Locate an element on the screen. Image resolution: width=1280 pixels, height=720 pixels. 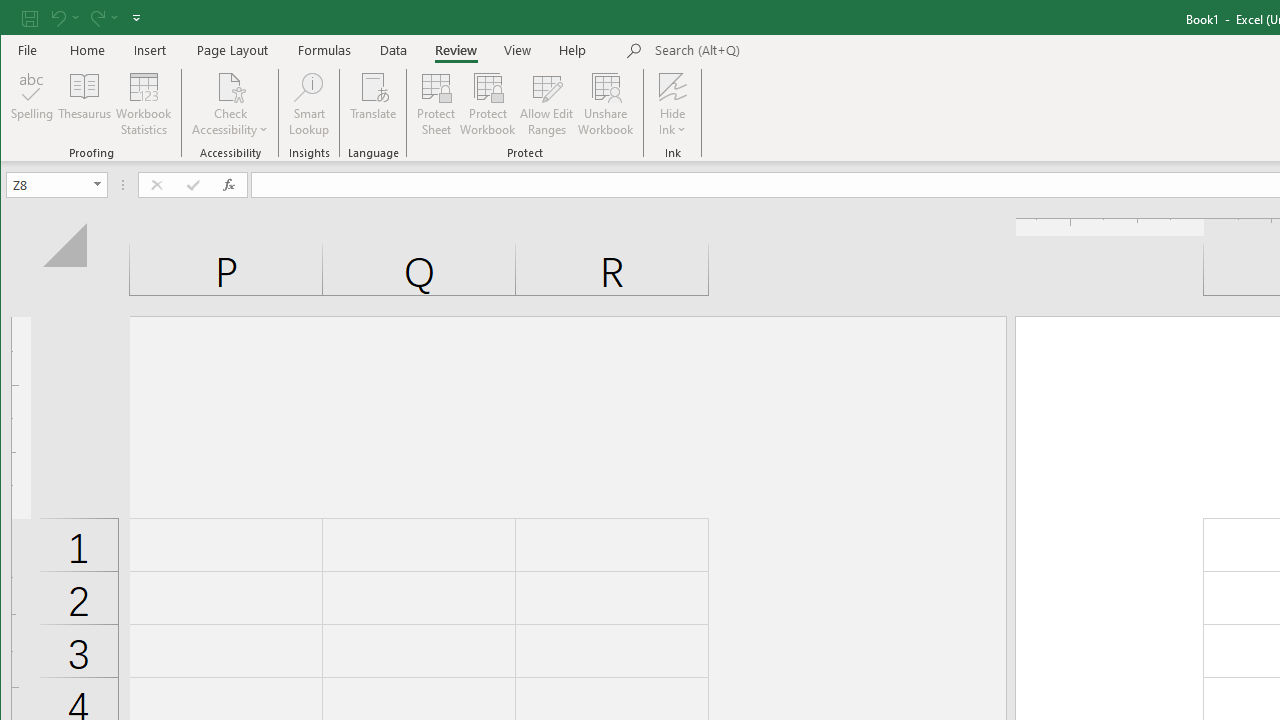
'Protect Workbook...' is located at coordinates (488, 104).